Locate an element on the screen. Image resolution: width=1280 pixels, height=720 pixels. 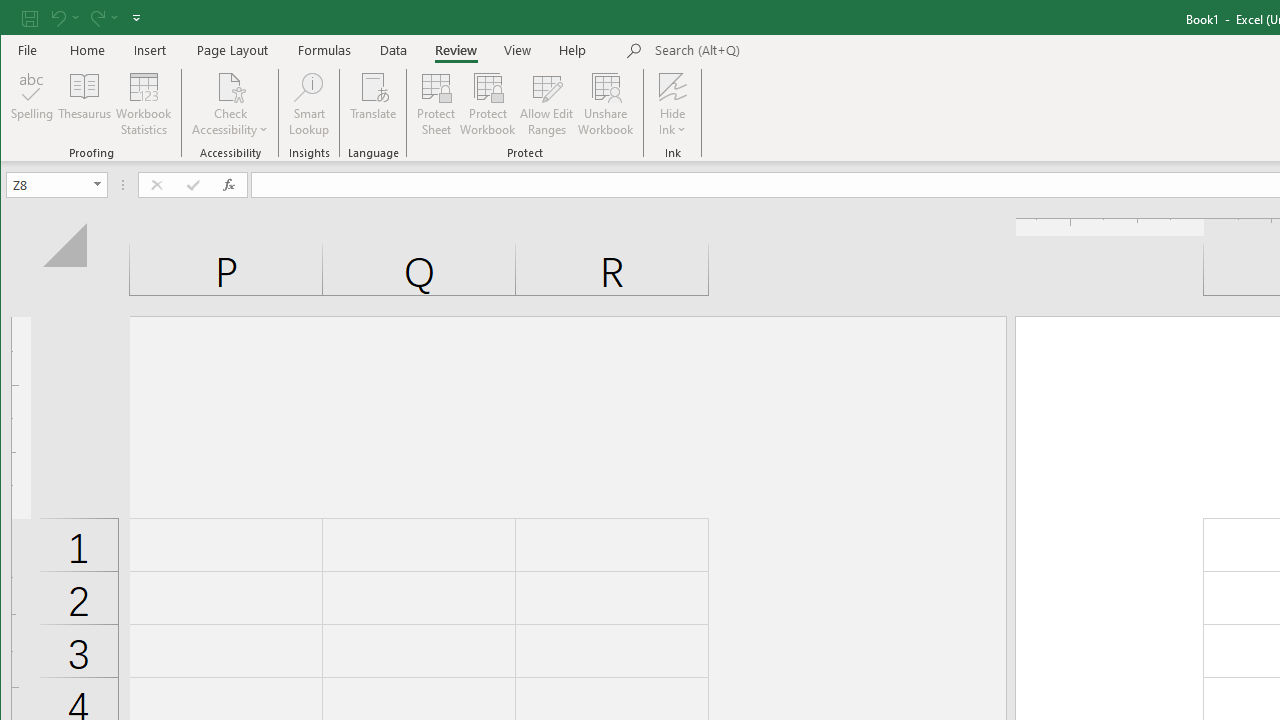
'Protect Workbook...' is located at coordinates (488, 104).